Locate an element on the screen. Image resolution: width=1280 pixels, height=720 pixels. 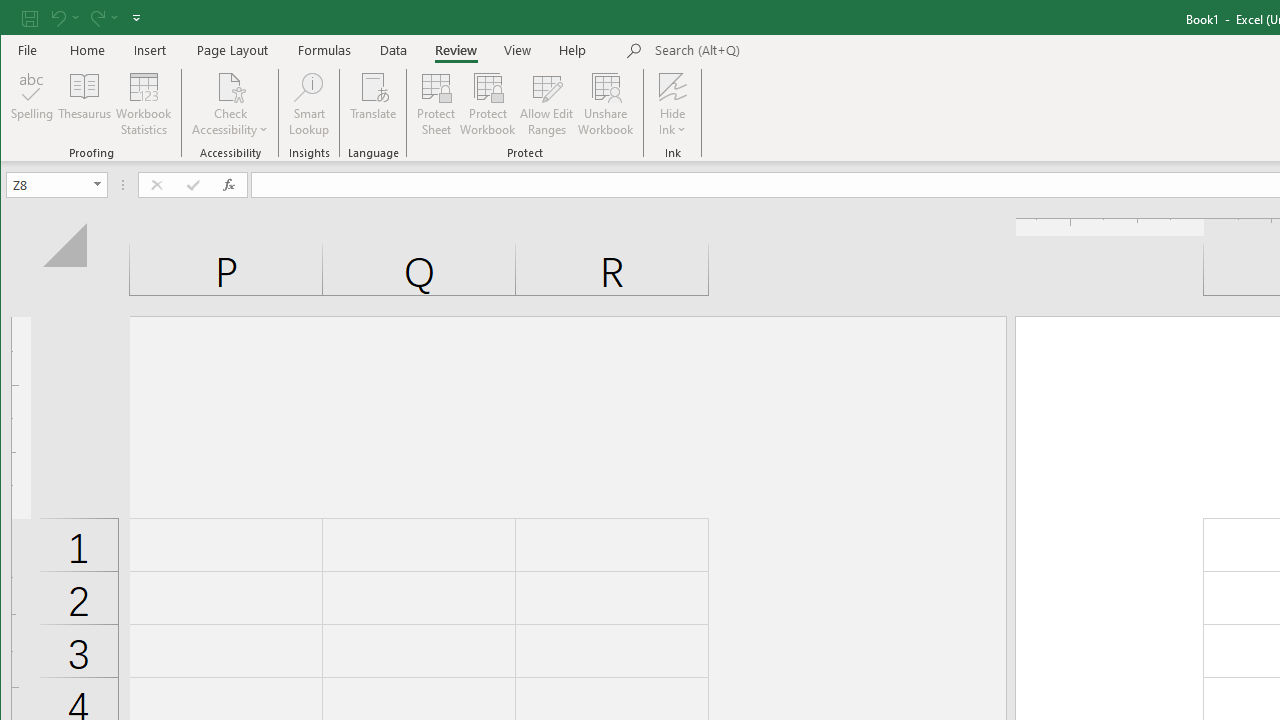
'Protect Workbook...' is located at coordinates (488, 104).